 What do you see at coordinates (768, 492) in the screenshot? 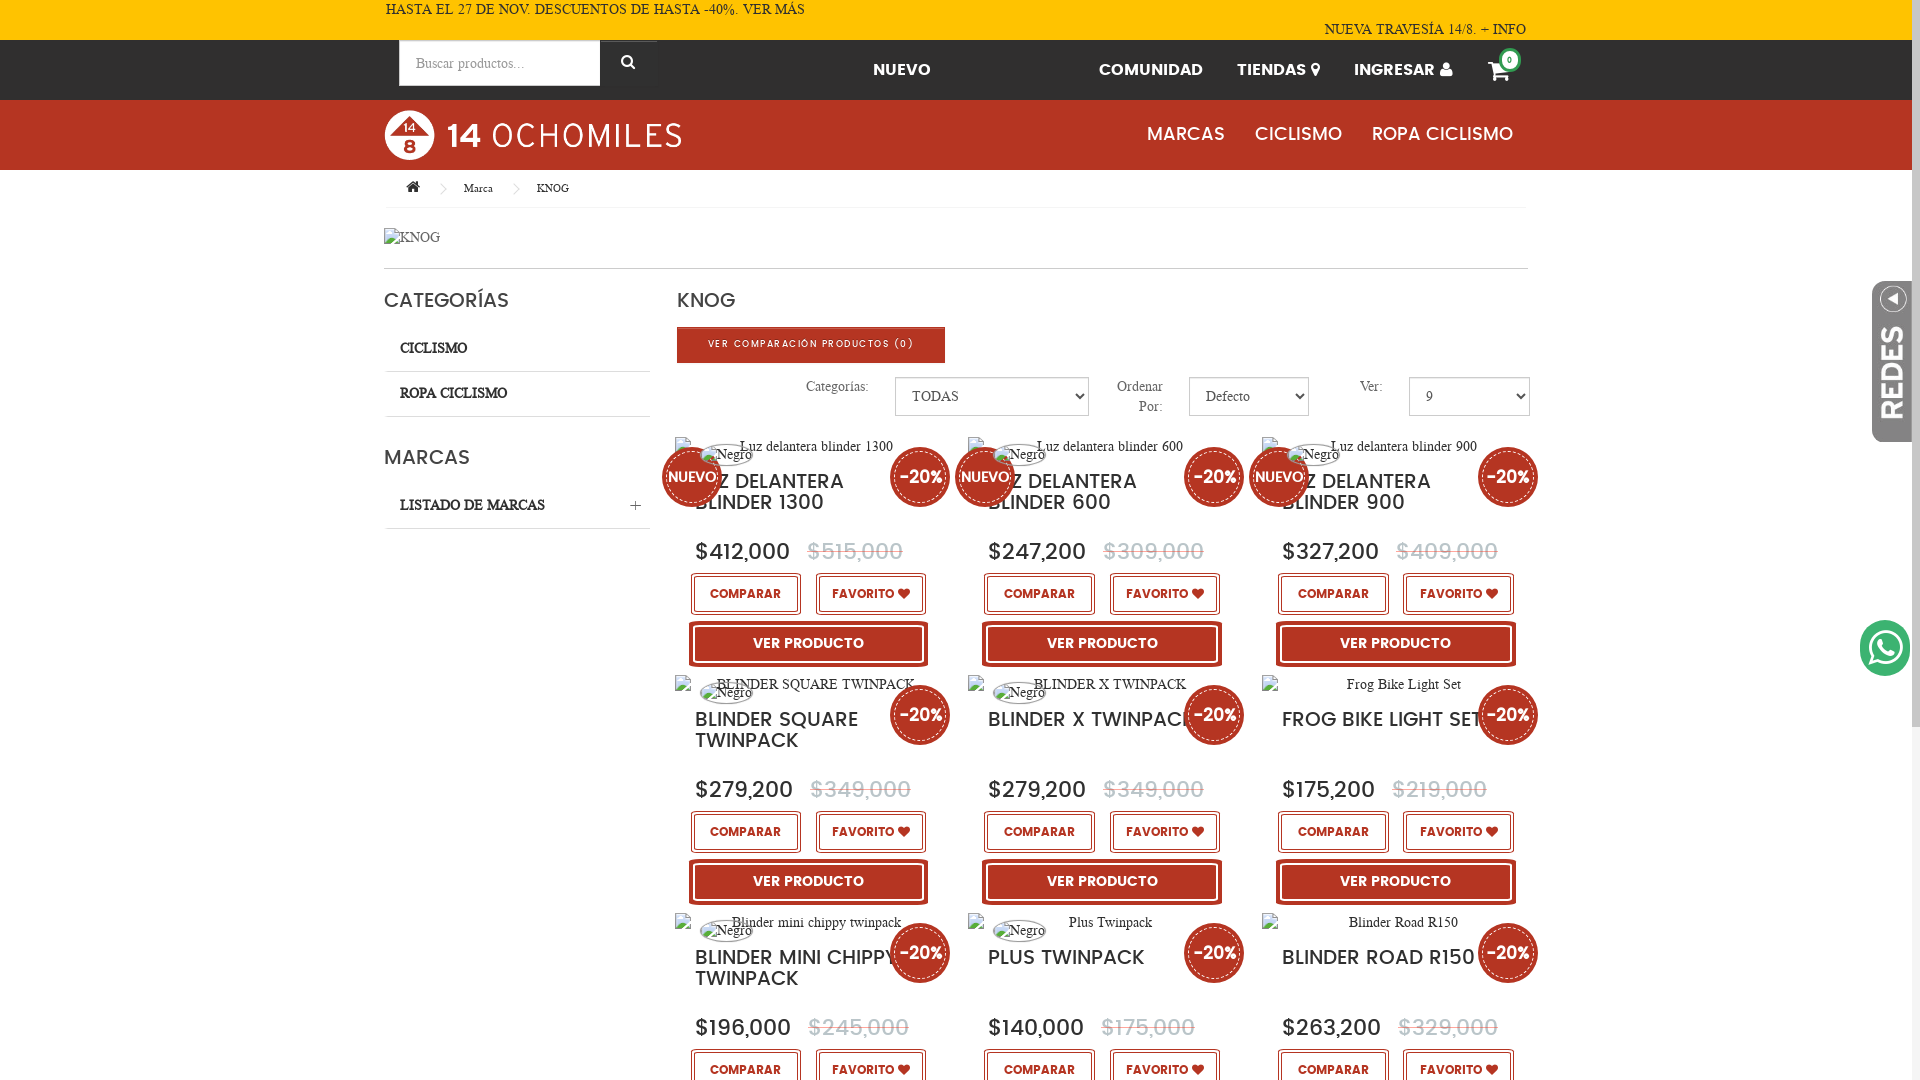
I see `'LUZ DELANTERA BLINDER 1300'` at bounding box center [768, 492].